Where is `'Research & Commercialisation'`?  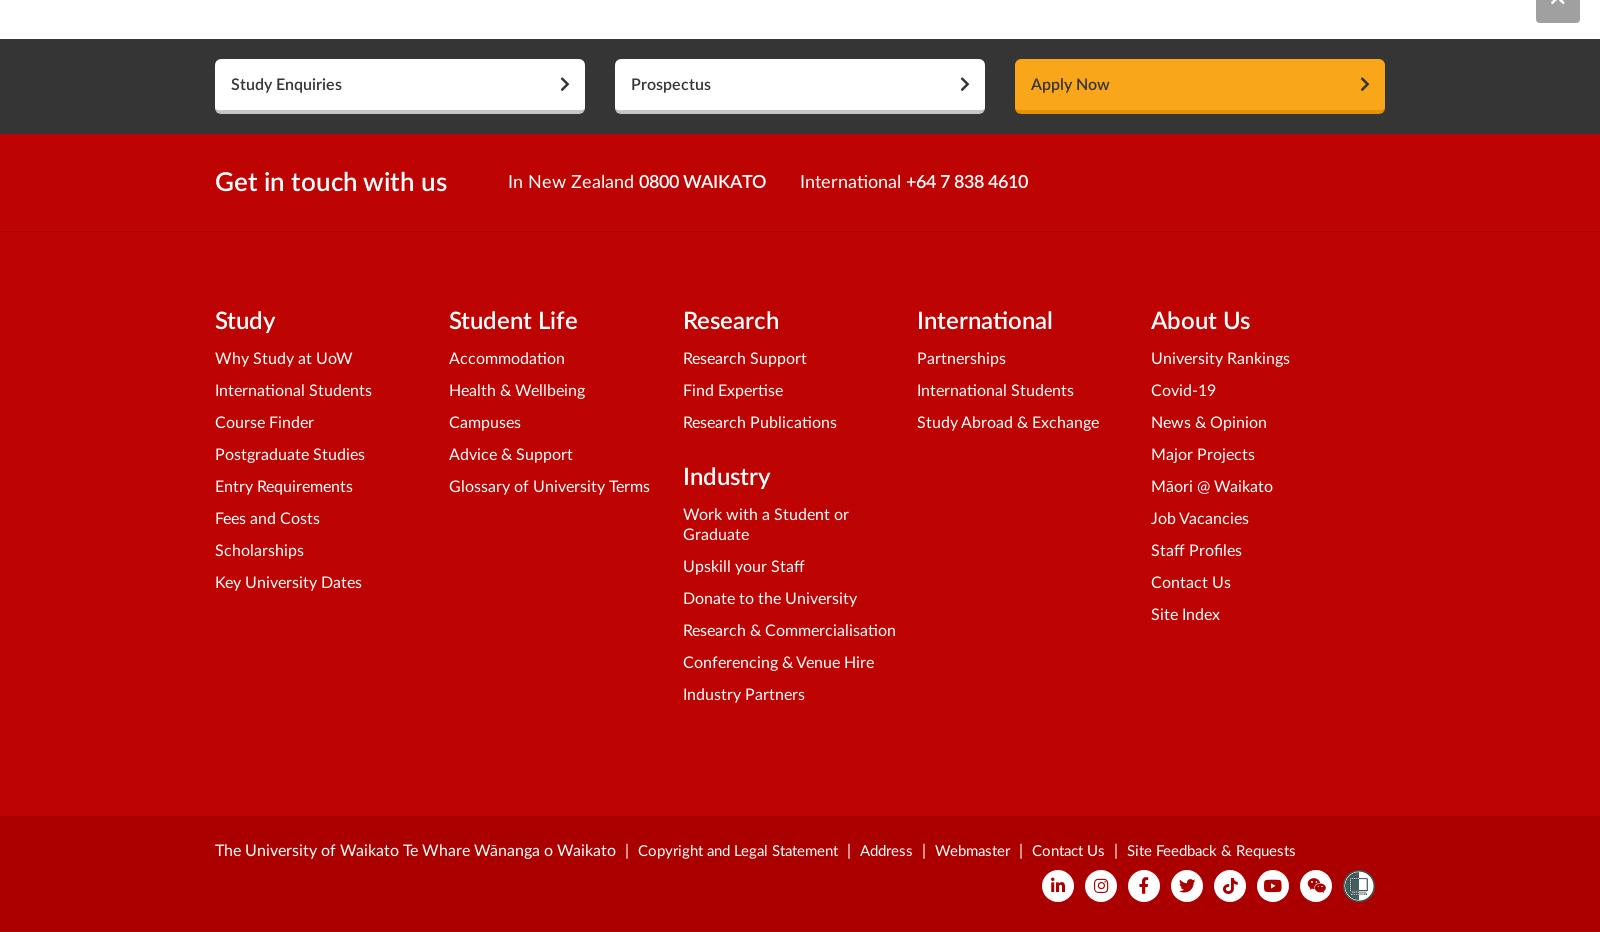
'Research & Commercialisation' is located at coordinates (789, 629).